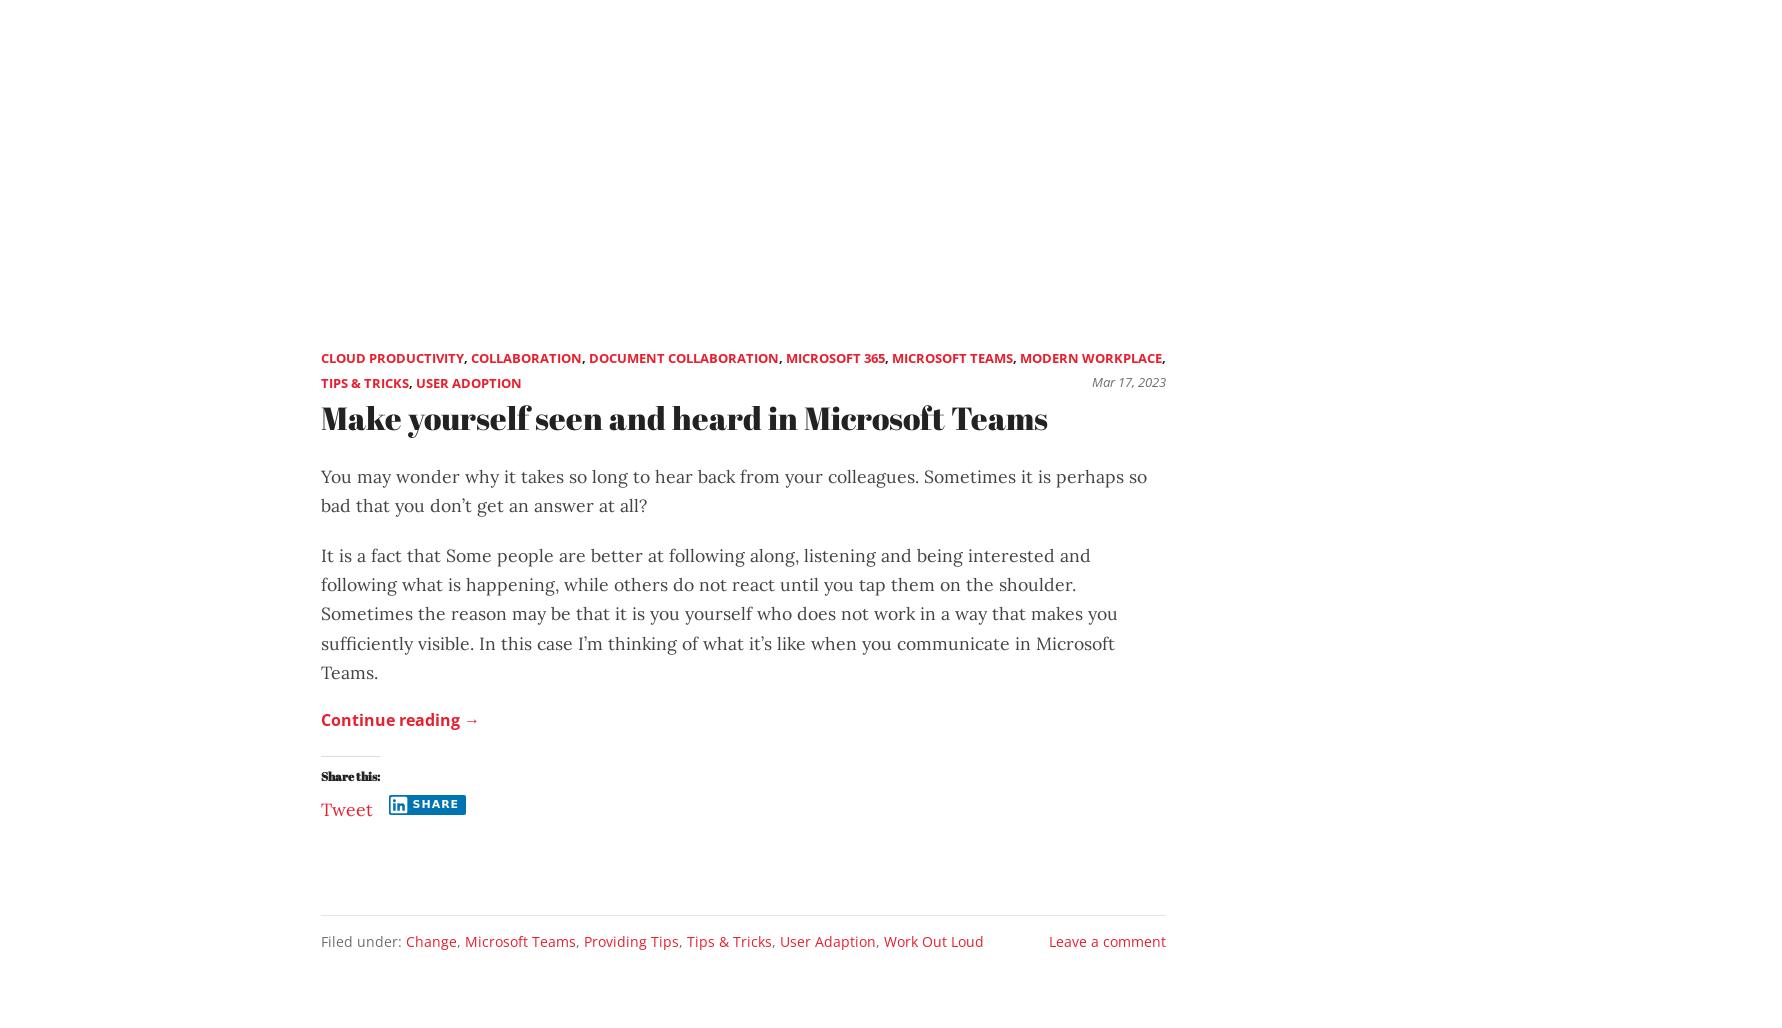 This screenshot has width=1782, height=1028. What do you see at coordinates (1129, 381) in the screenshot?
I see `'Mar 17, 2023'` at bounding box center [1129, 381].